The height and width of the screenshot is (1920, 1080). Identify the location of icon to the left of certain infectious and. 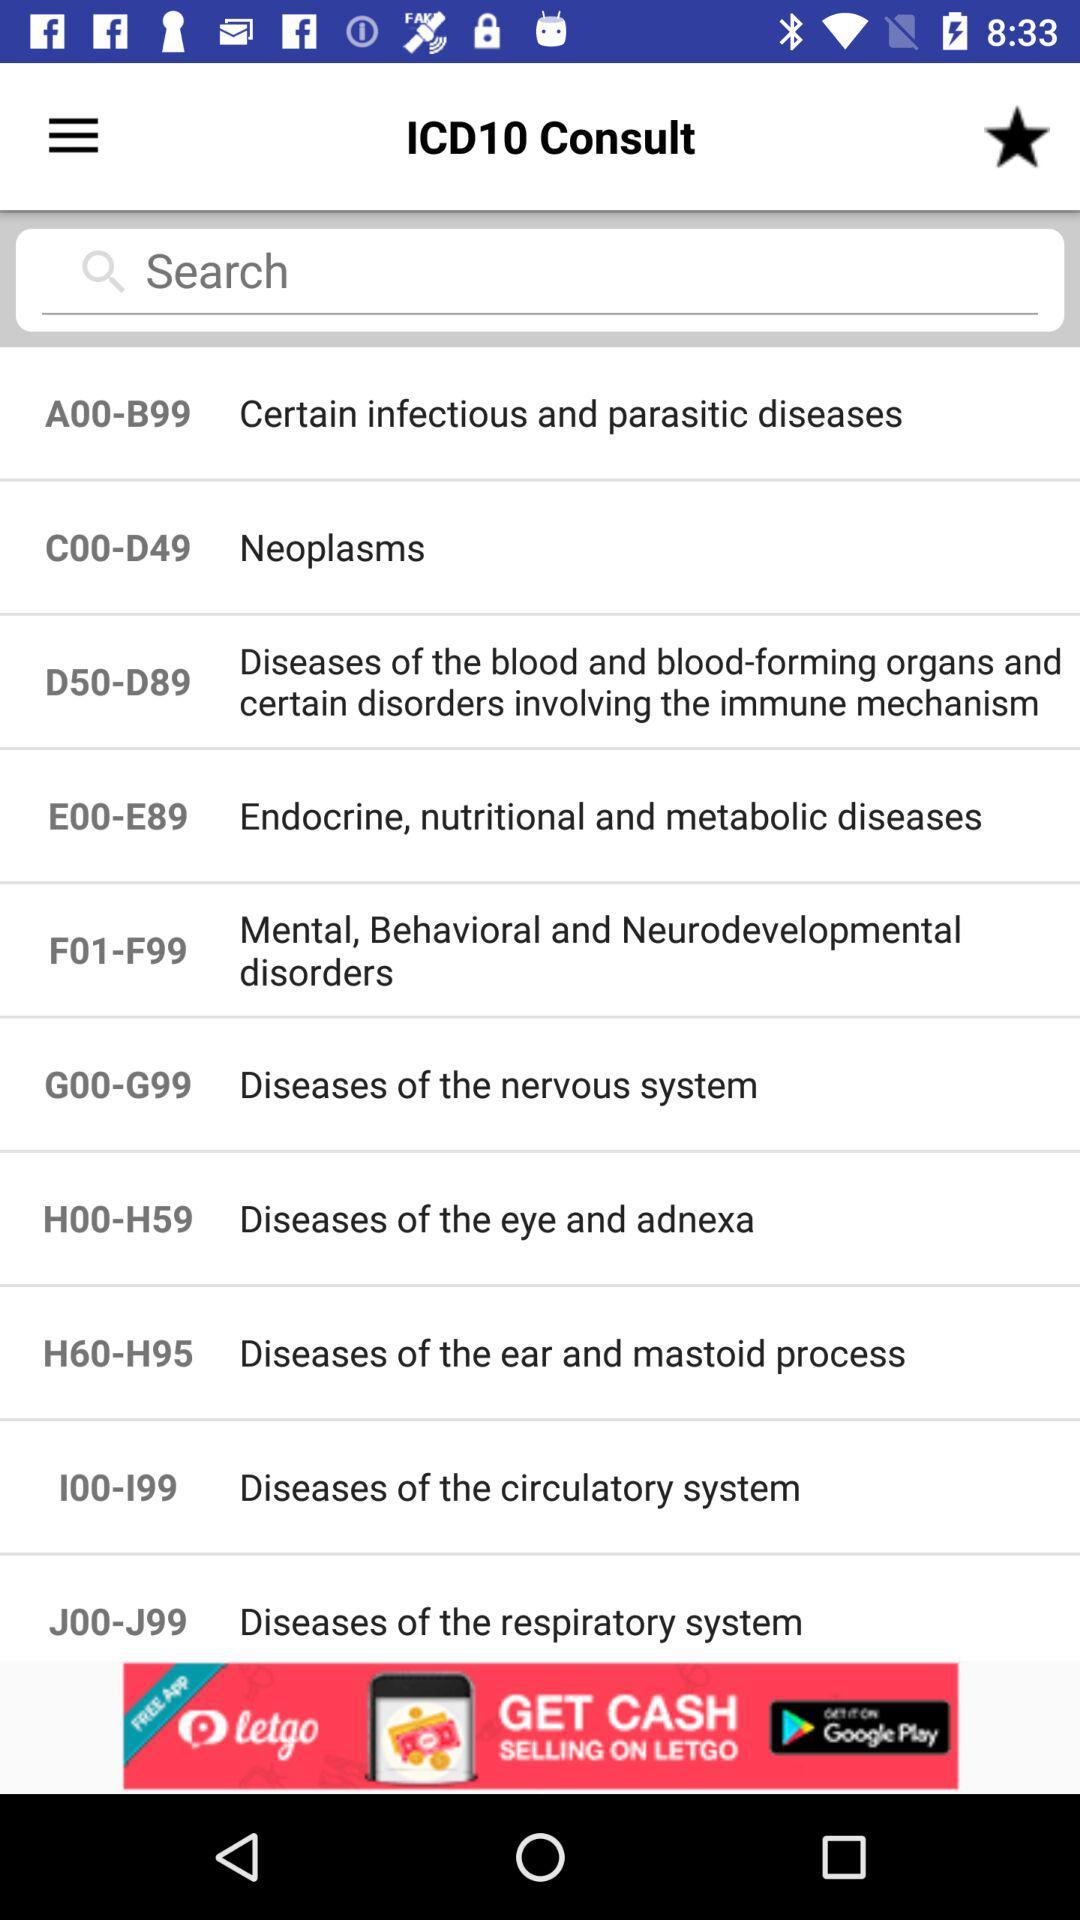
(118, 547).